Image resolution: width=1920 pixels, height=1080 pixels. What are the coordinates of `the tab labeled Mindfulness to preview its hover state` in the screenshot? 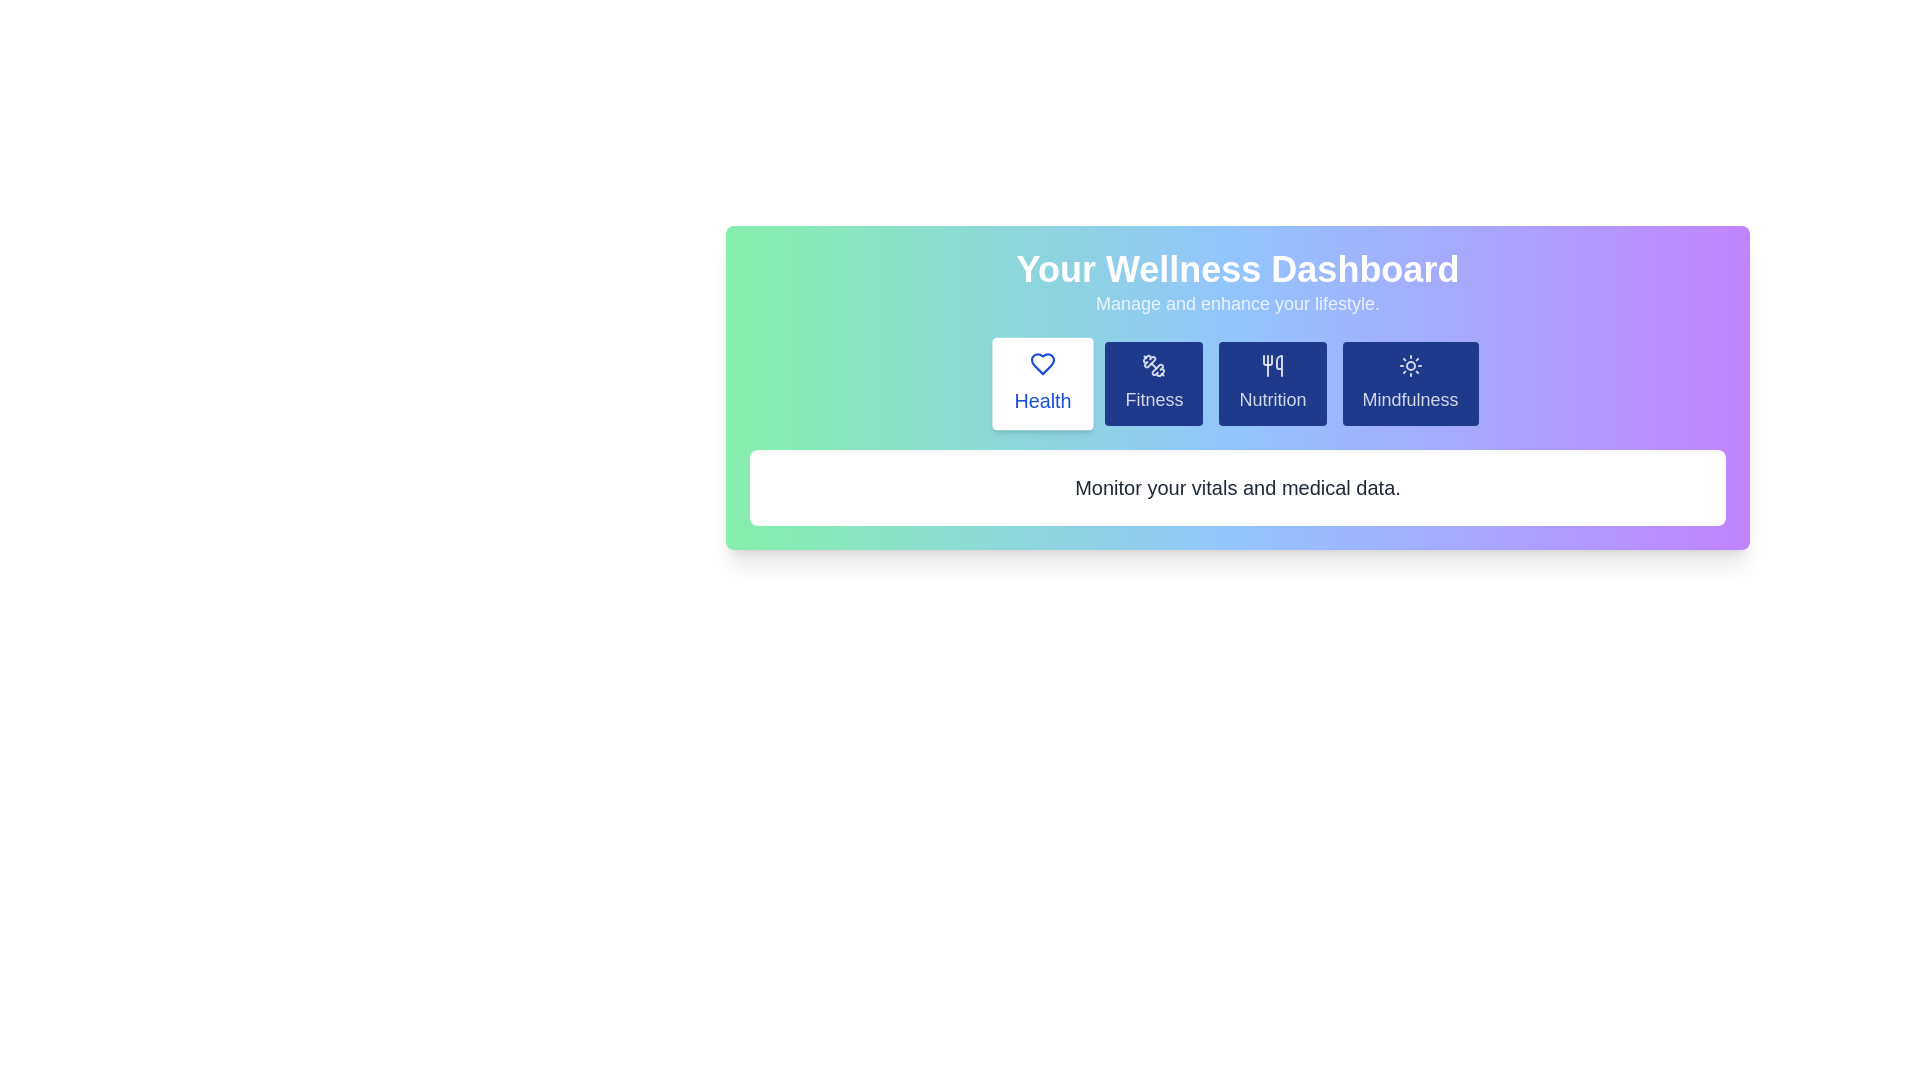 It's located at (1409, 384).